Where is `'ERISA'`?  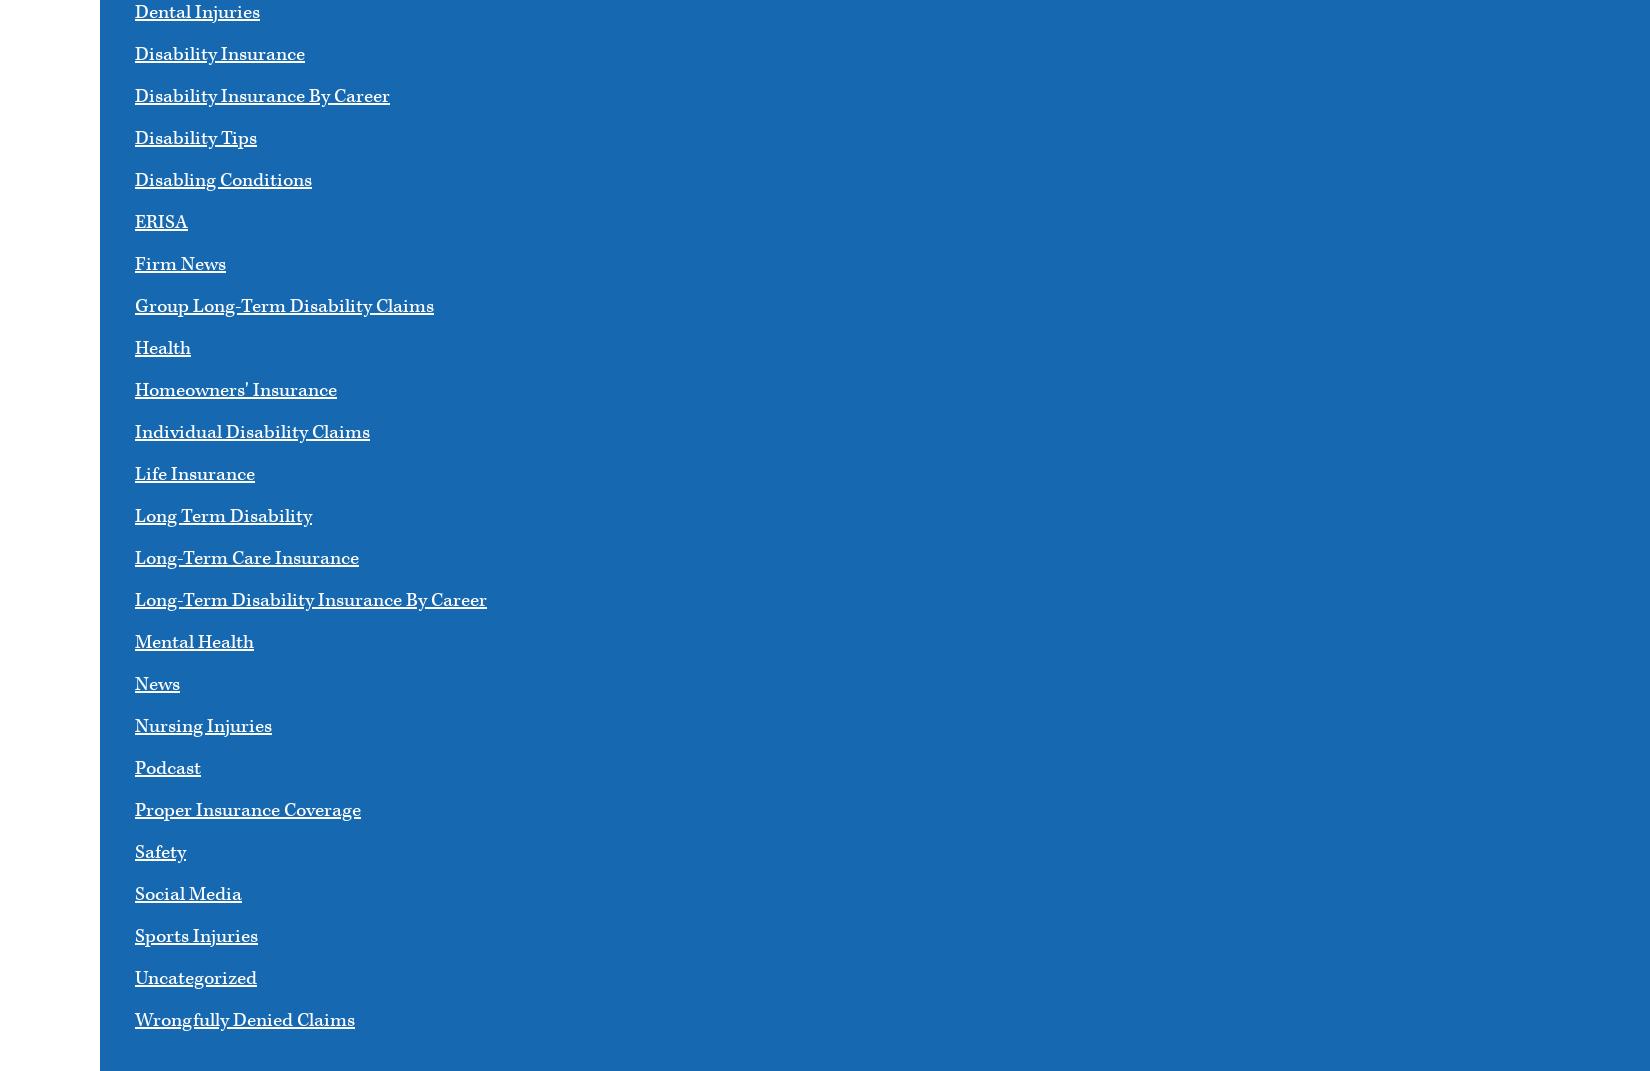
'ERISA' is located at coordinates (134, 221).